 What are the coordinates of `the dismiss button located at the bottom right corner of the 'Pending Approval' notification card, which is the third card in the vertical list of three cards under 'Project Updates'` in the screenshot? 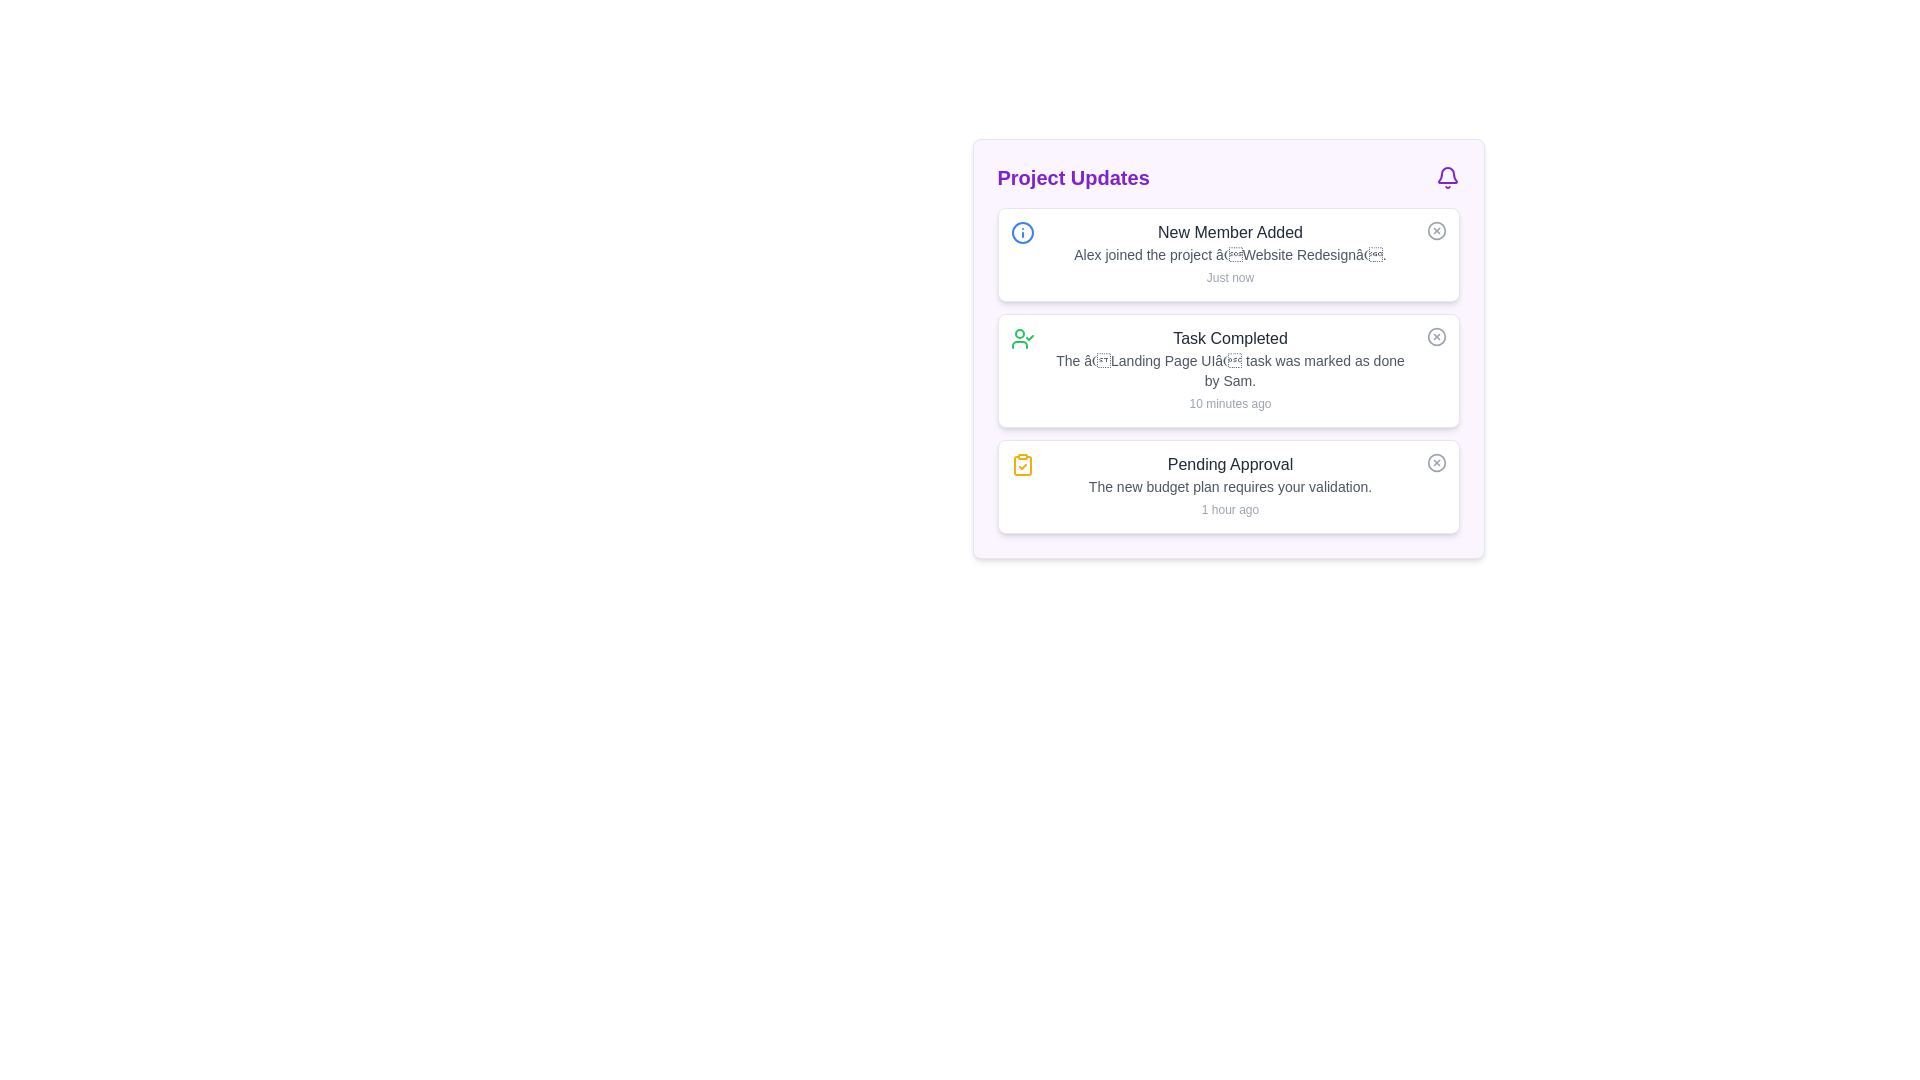 It's located at (1435, 462).